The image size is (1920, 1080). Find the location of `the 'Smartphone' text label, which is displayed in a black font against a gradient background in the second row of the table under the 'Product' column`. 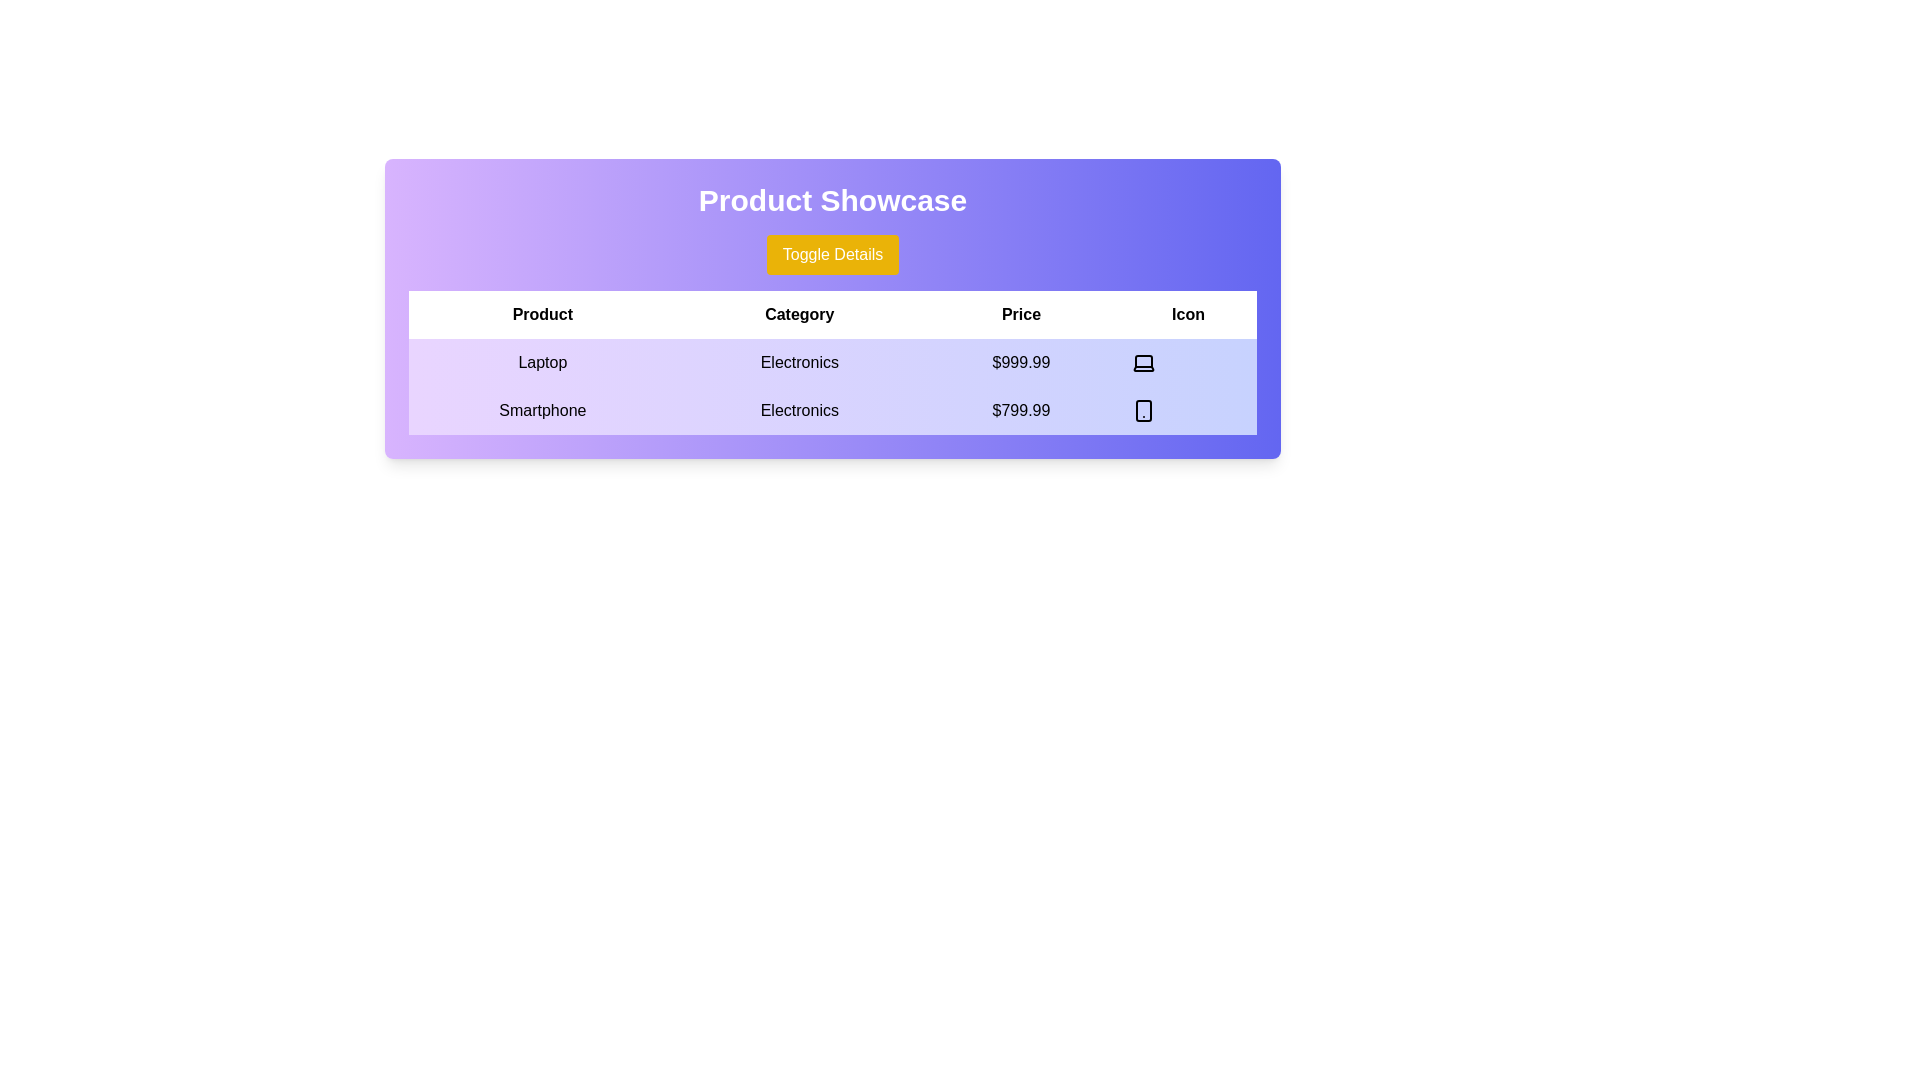

the 'Smartphone' text label, which is displayed in a black font against a gradient background in the second row of the table under the 'Product' column is located at coordinates (542, 410).